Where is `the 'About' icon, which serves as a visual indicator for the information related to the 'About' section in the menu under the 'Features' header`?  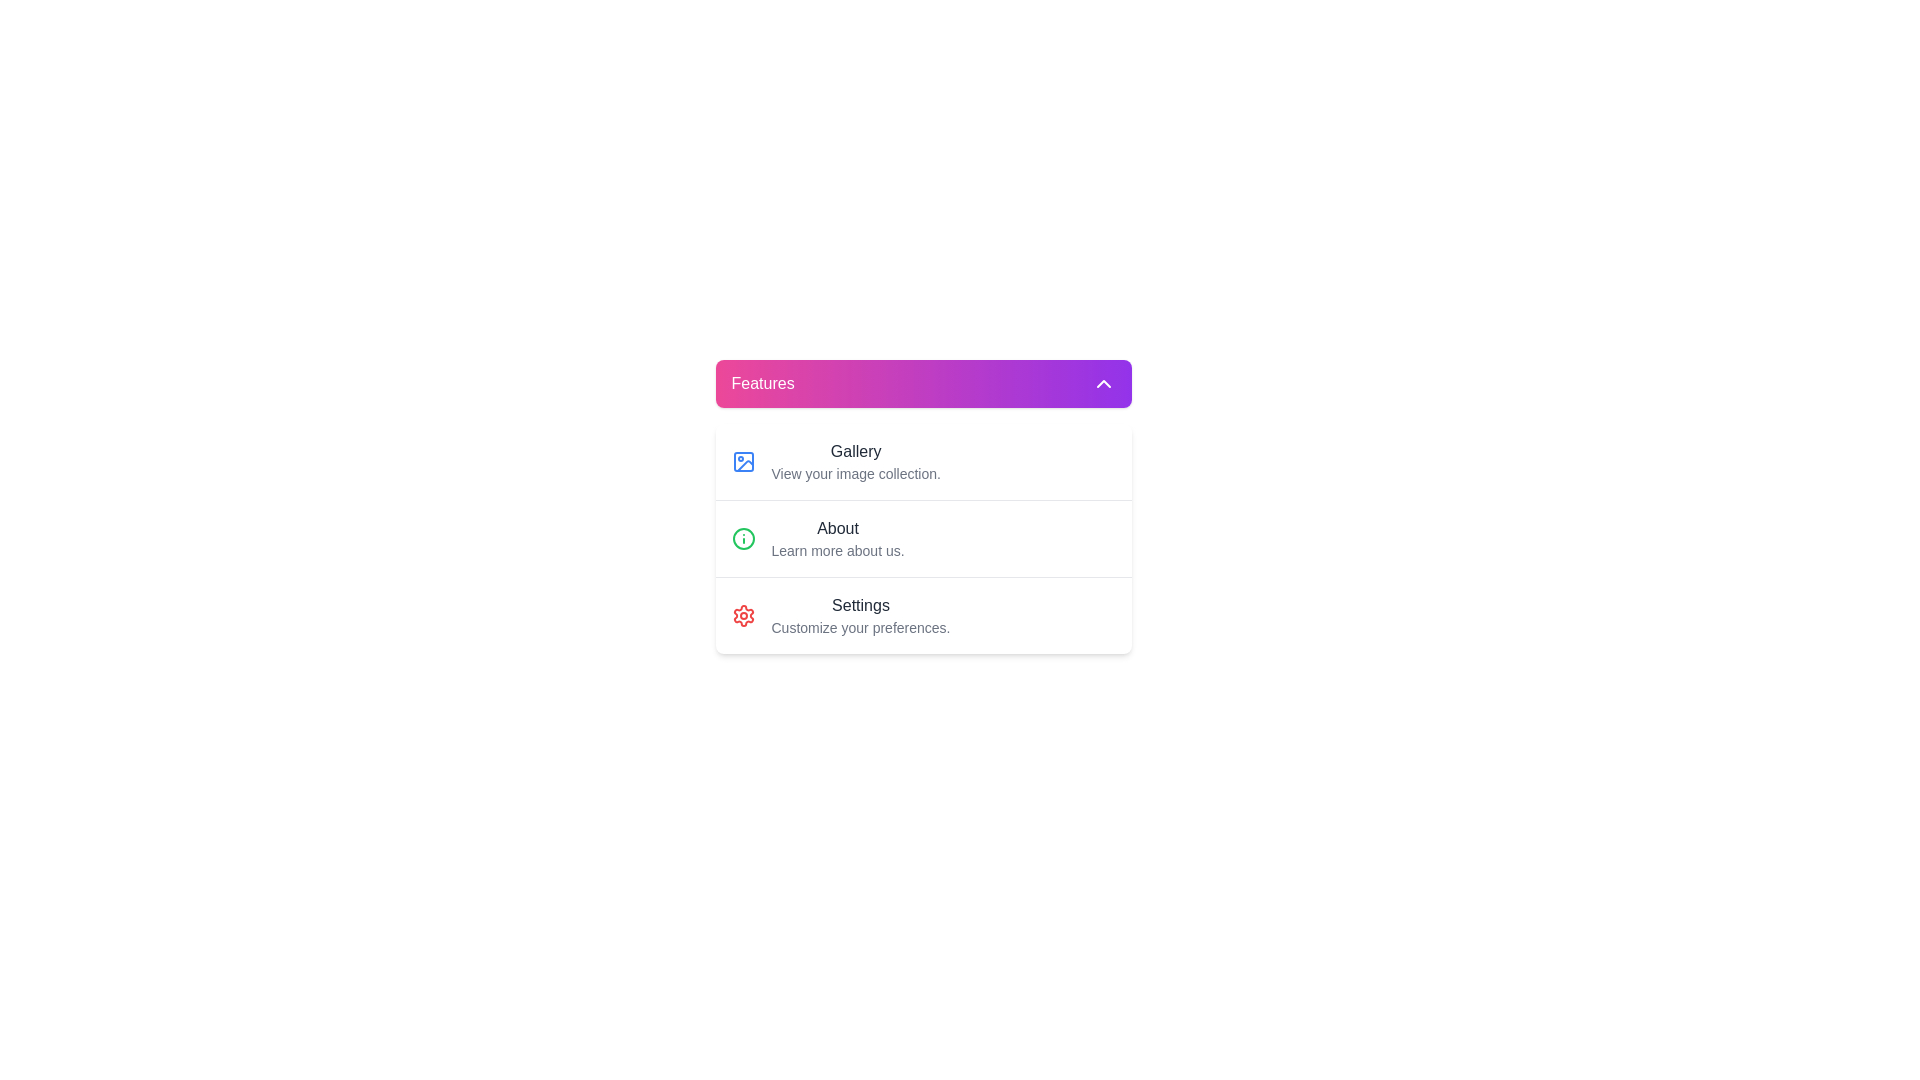 the 'About' icon, which serves as a visual indicator for the information related to the 'About' section in the menu under the 'Features' header is located at coordinates (742, 538).